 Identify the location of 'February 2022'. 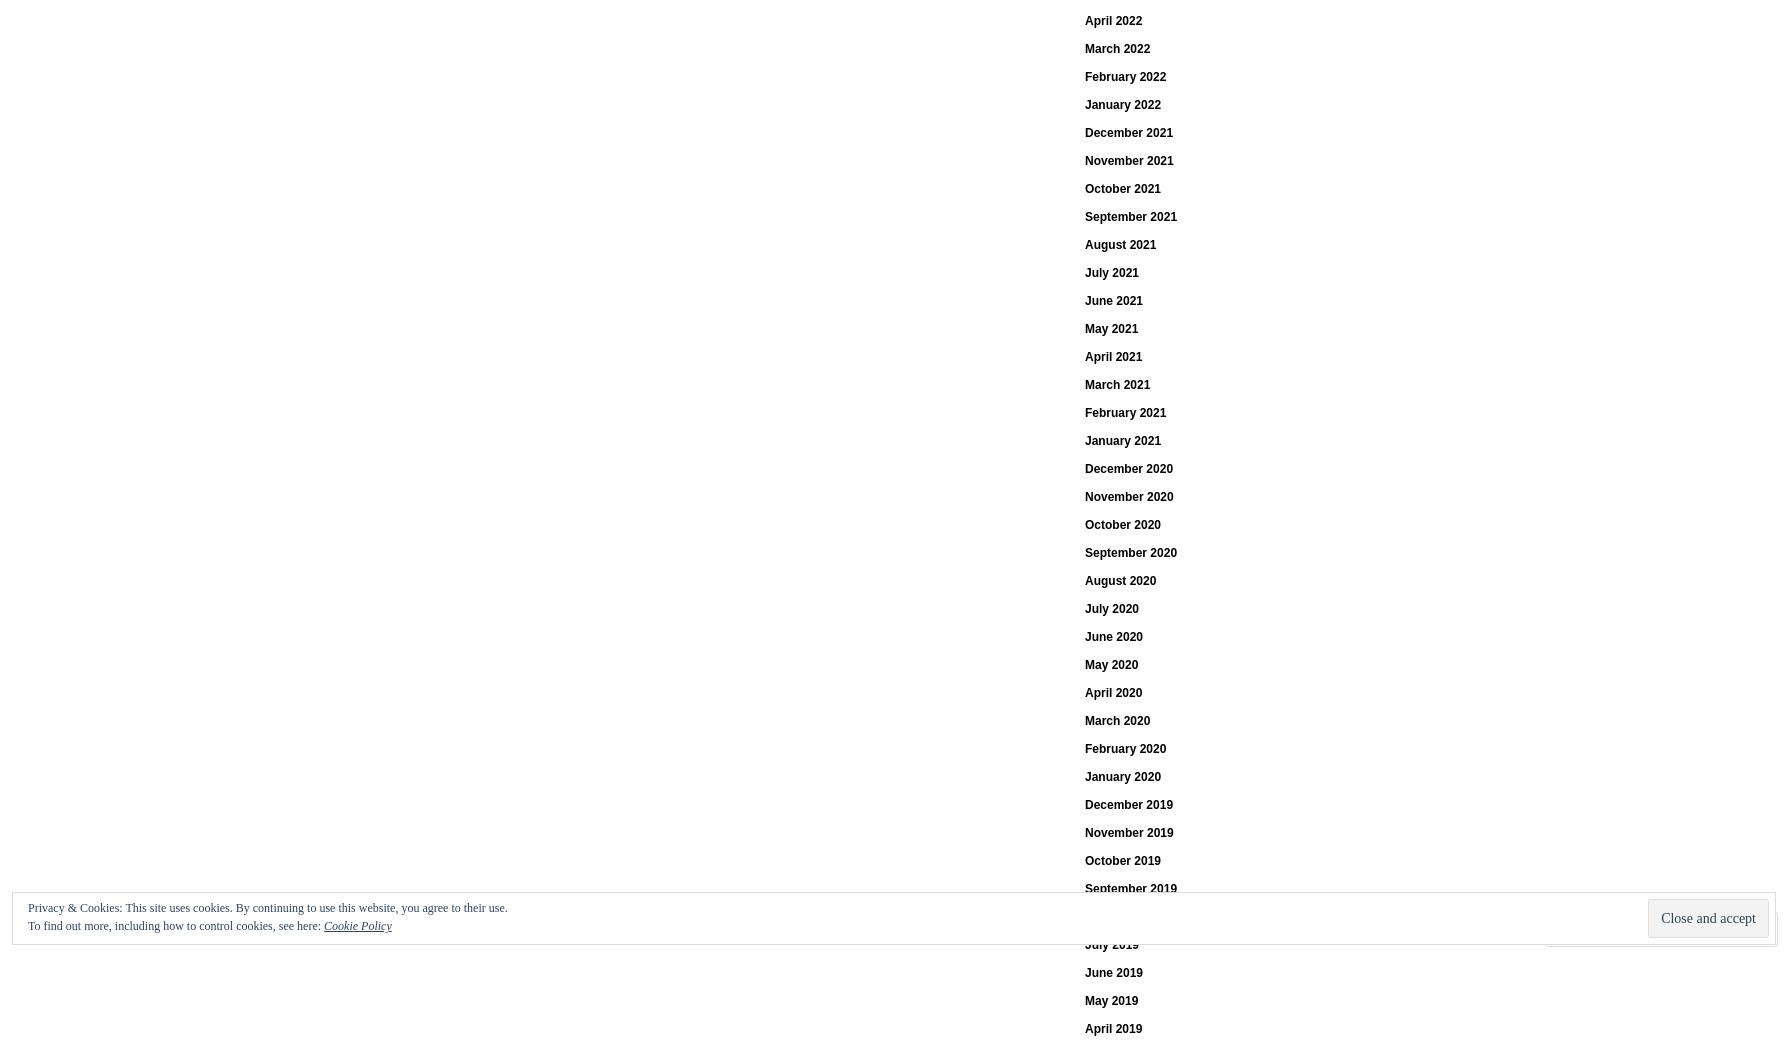
(1124, 76).